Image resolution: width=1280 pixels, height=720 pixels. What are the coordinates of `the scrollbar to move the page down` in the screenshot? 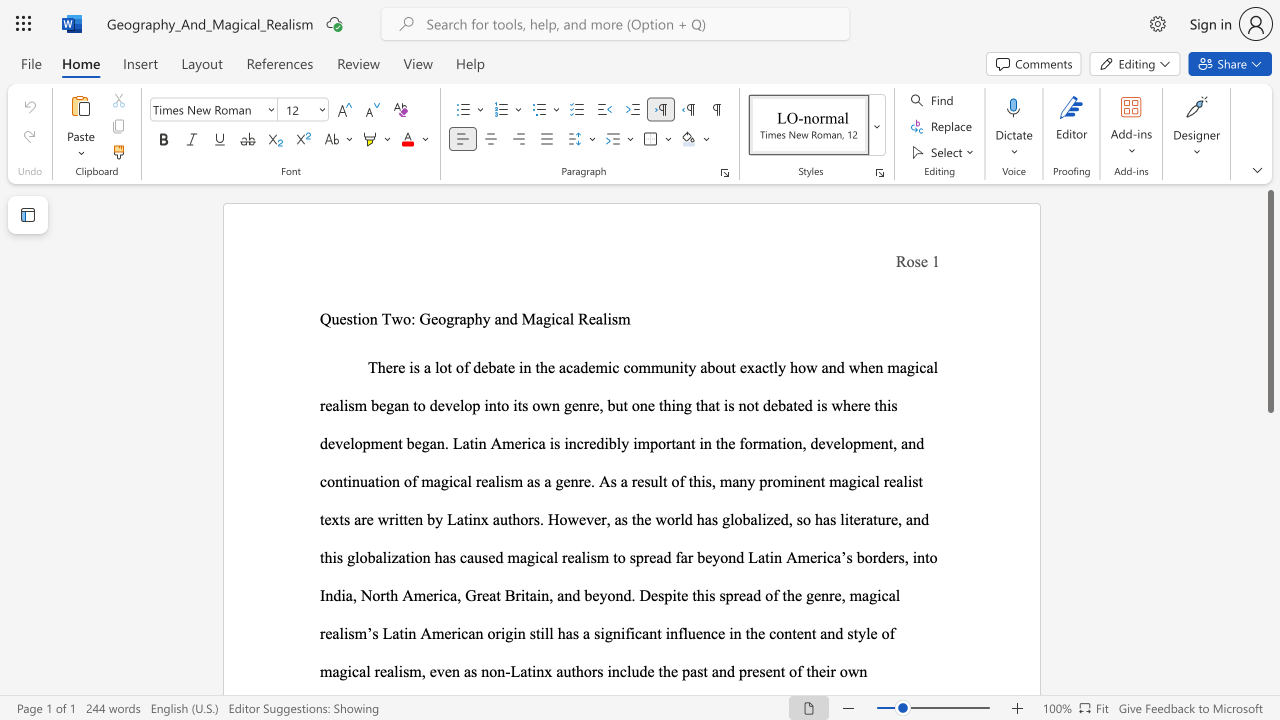 It's located at (1269, 678).